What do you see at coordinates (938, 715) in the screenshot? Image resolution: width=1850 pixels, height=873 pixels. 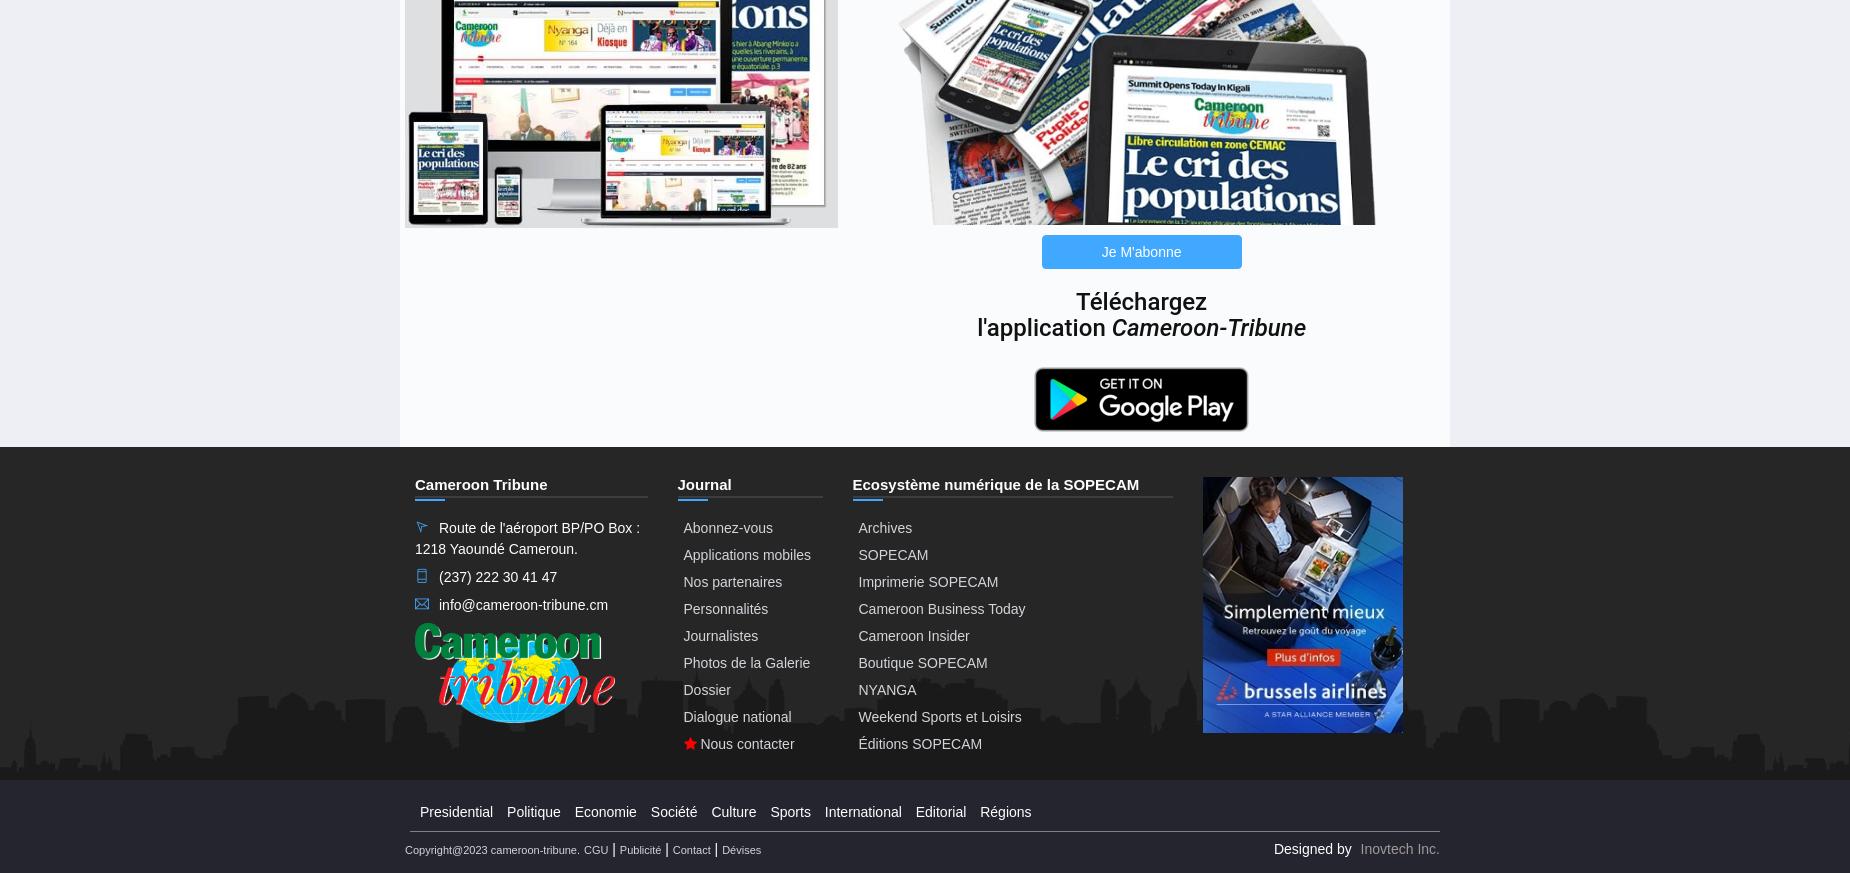 I see `'Weekend Sports et Loisirs'` at bounding box center [938, 715].